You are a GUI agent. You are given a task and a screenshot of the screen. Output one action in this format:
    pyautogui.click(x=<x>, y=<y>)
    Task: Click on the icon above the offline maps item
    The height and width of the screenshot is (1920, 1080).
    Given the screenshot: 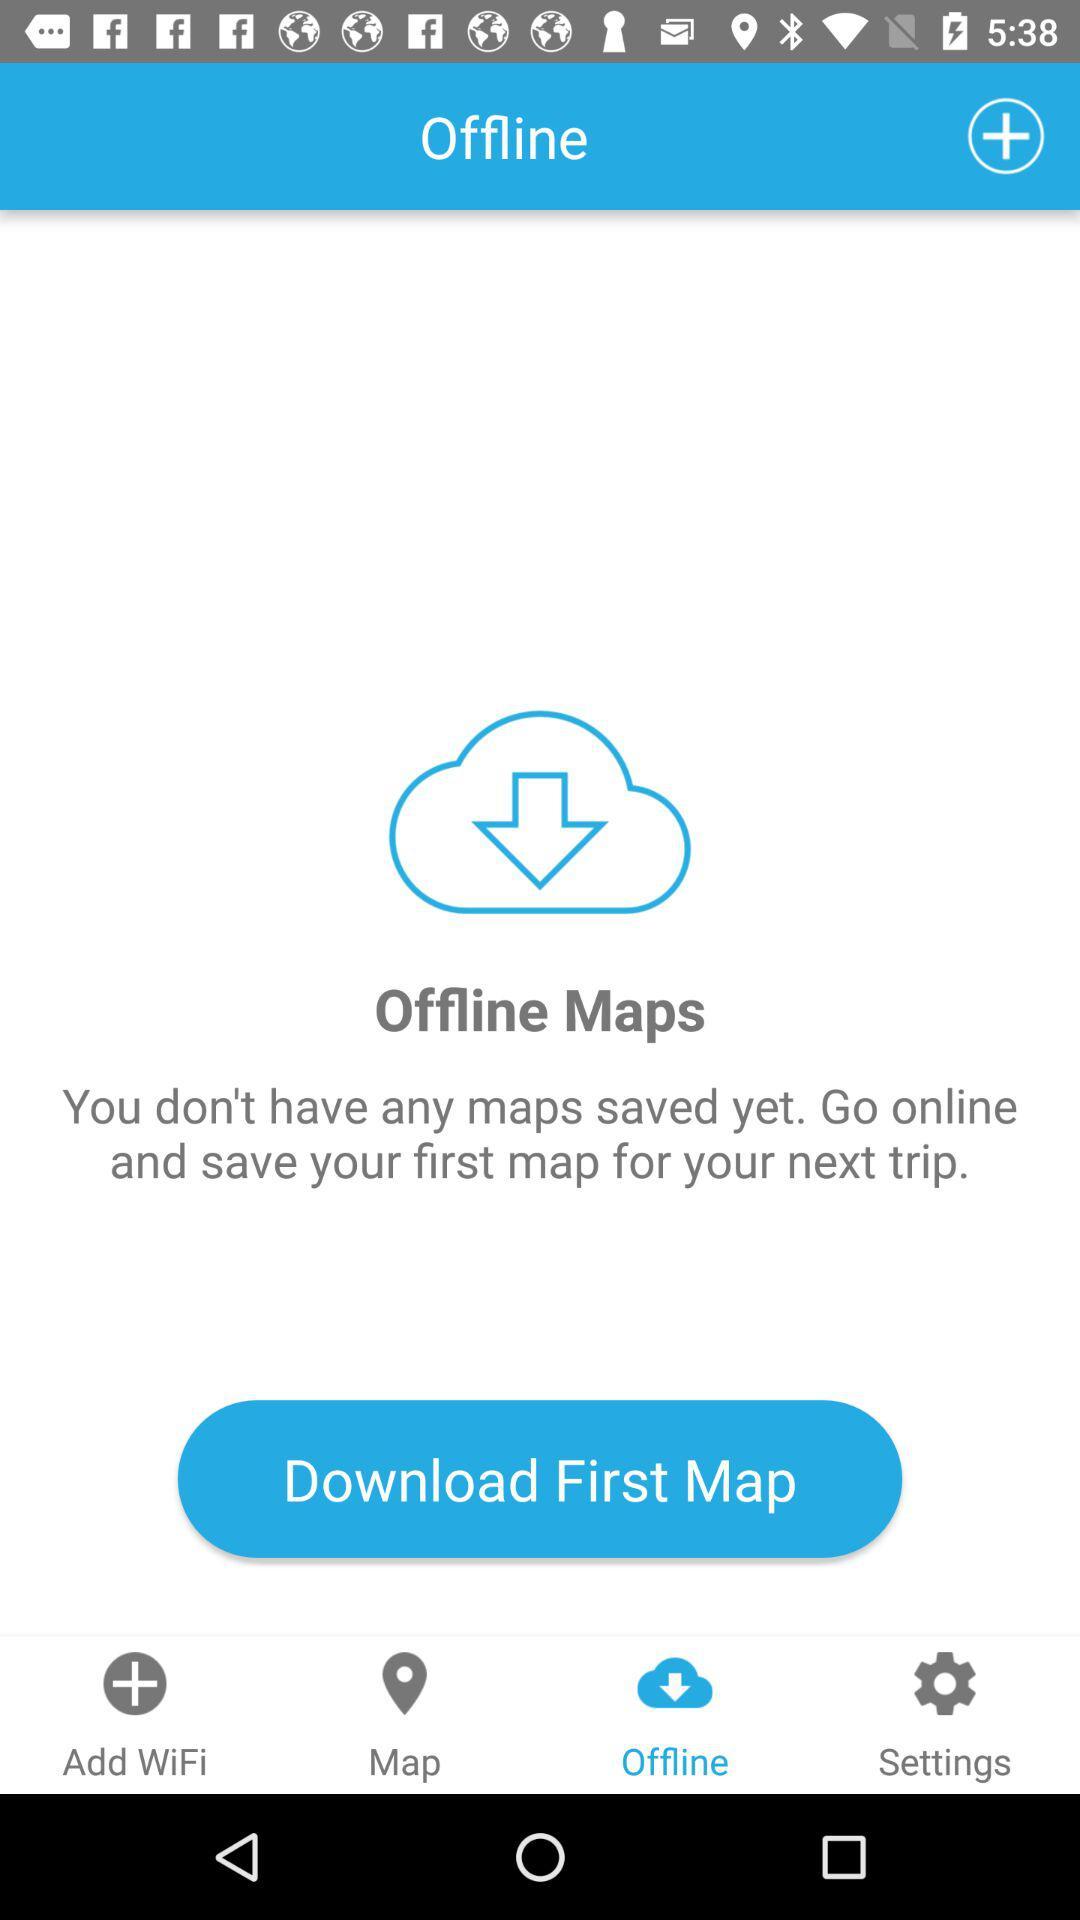 What is the action you would take?
    pyautogui.click(x=1006, y=135)
    